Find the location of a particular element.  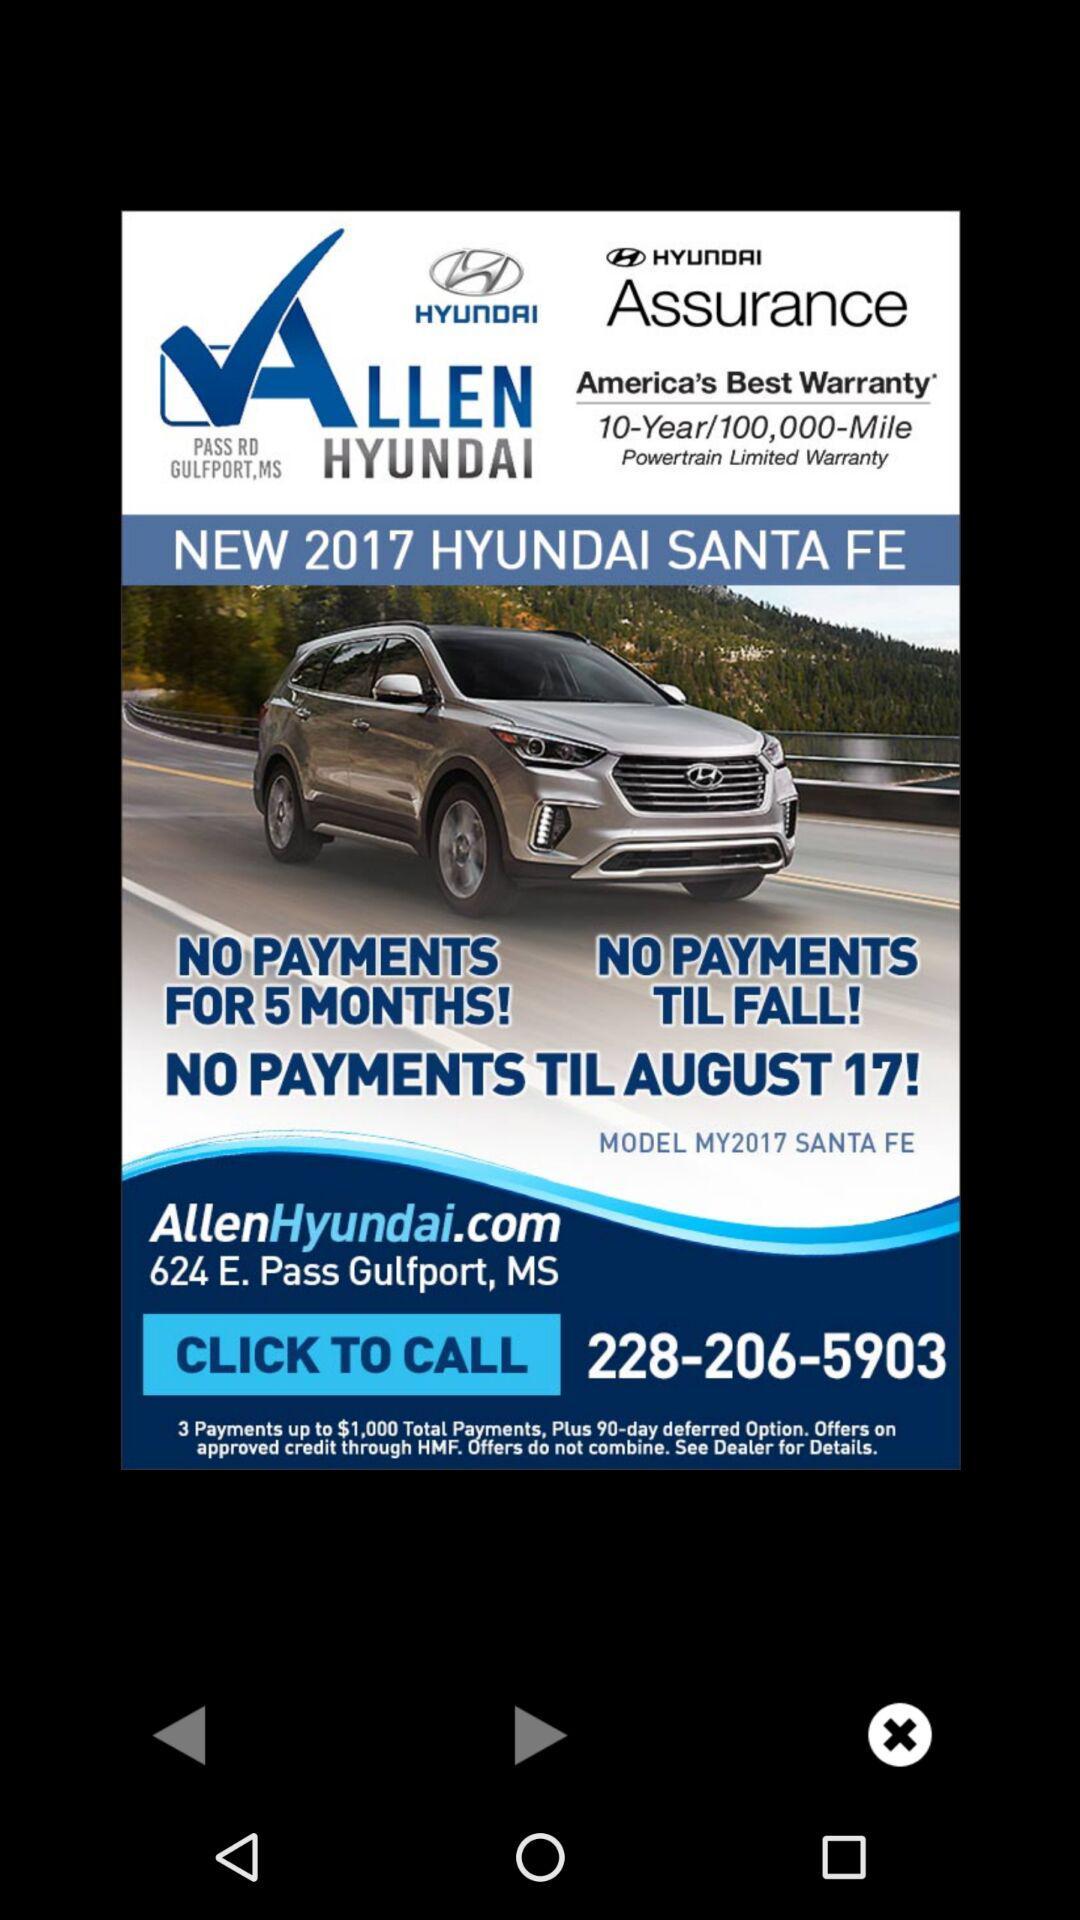

go forward is located at coordinates (540, 1733).